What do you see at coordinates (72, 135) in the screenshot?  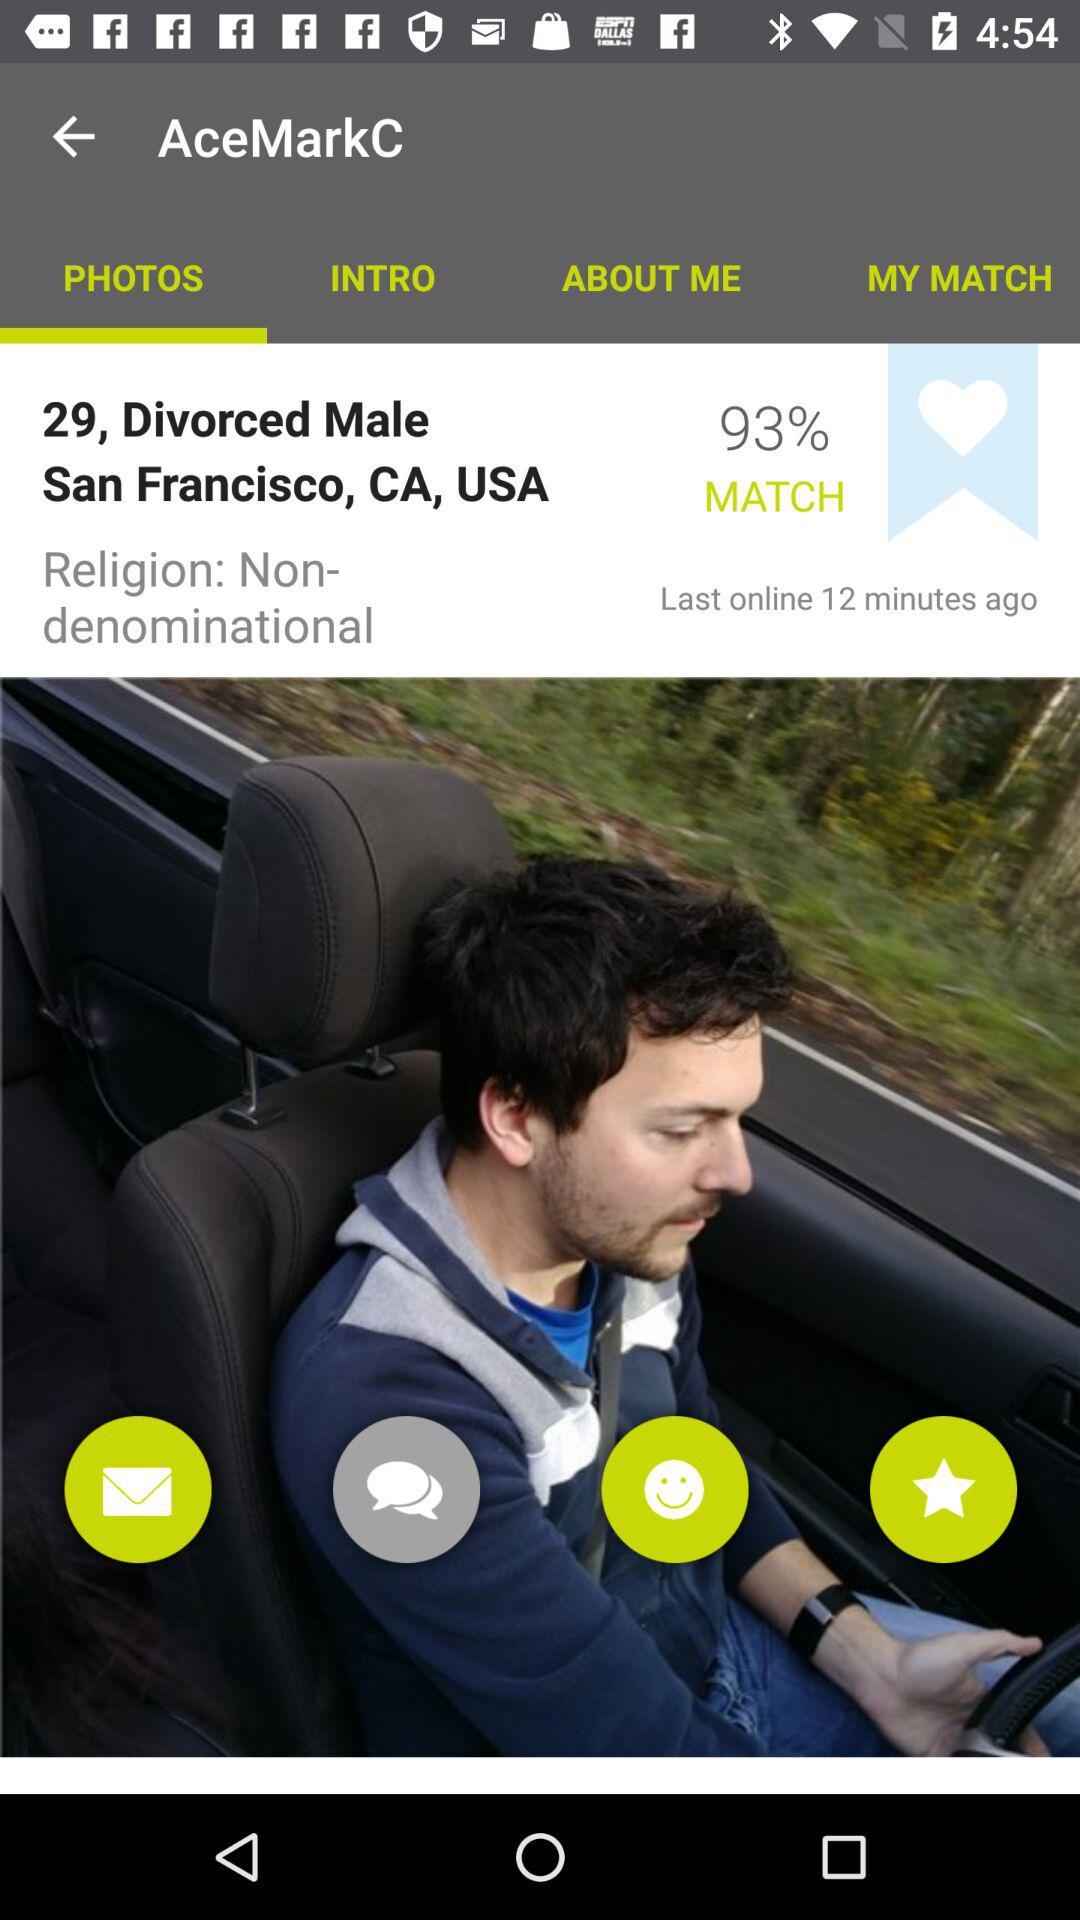 I see `item next to the acemarkc item` at bounding box center [72, 135].